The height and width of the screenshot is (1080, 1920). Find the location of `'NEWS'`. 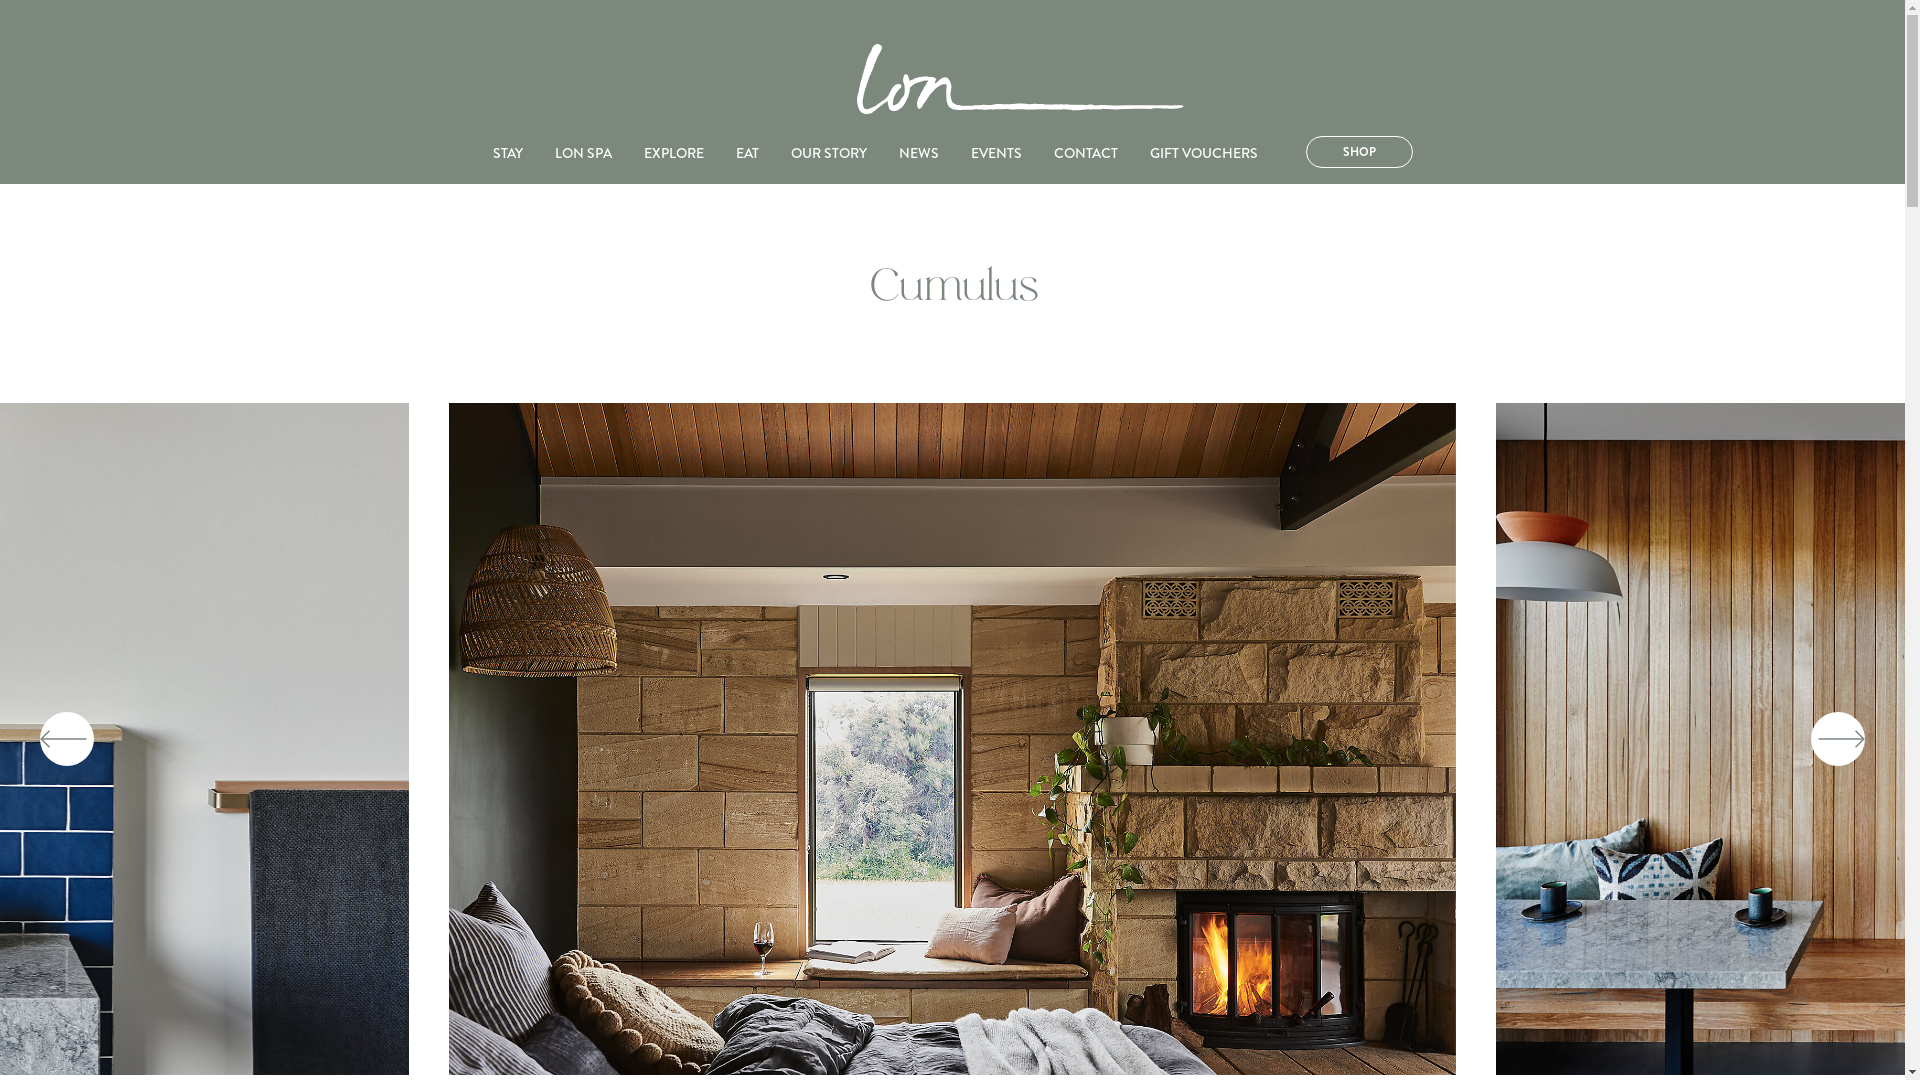

'NEWS' is located at coordinates (916, 152).